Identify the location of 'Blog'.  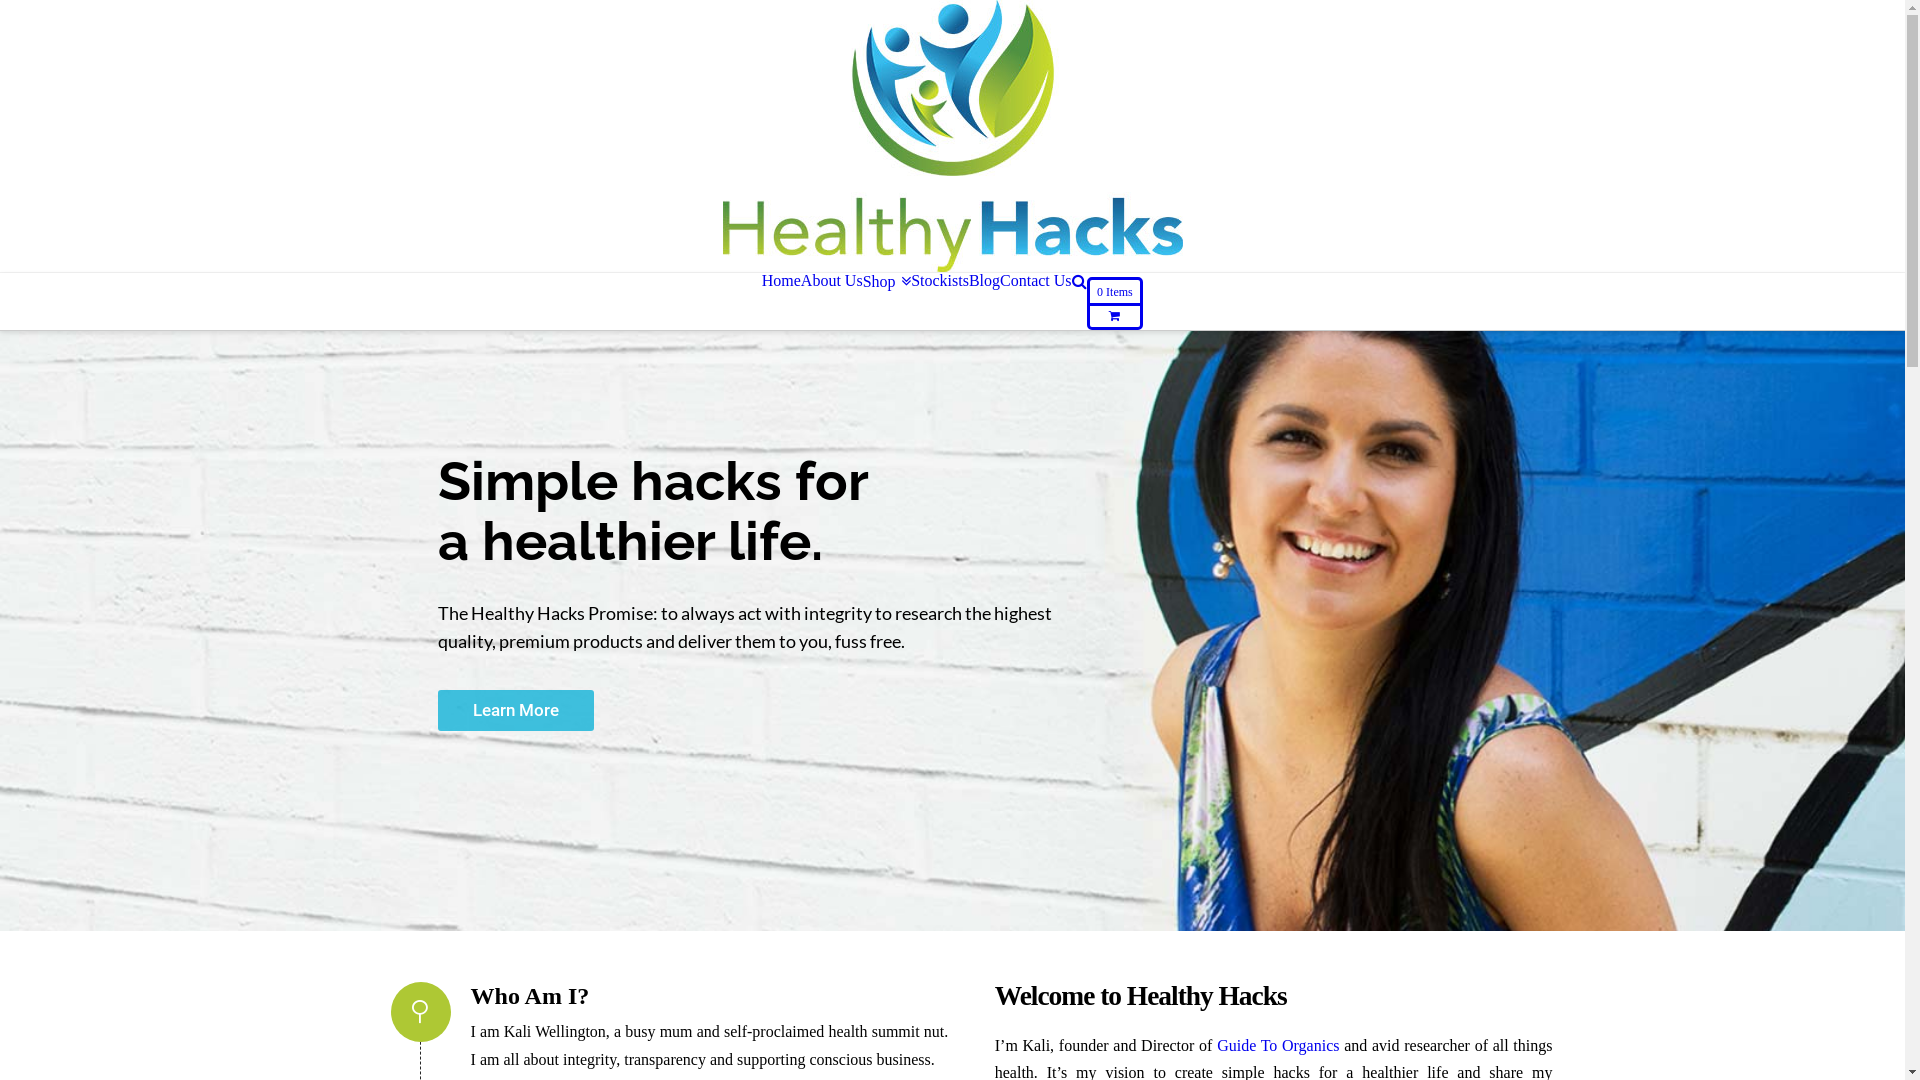
(969, 281).